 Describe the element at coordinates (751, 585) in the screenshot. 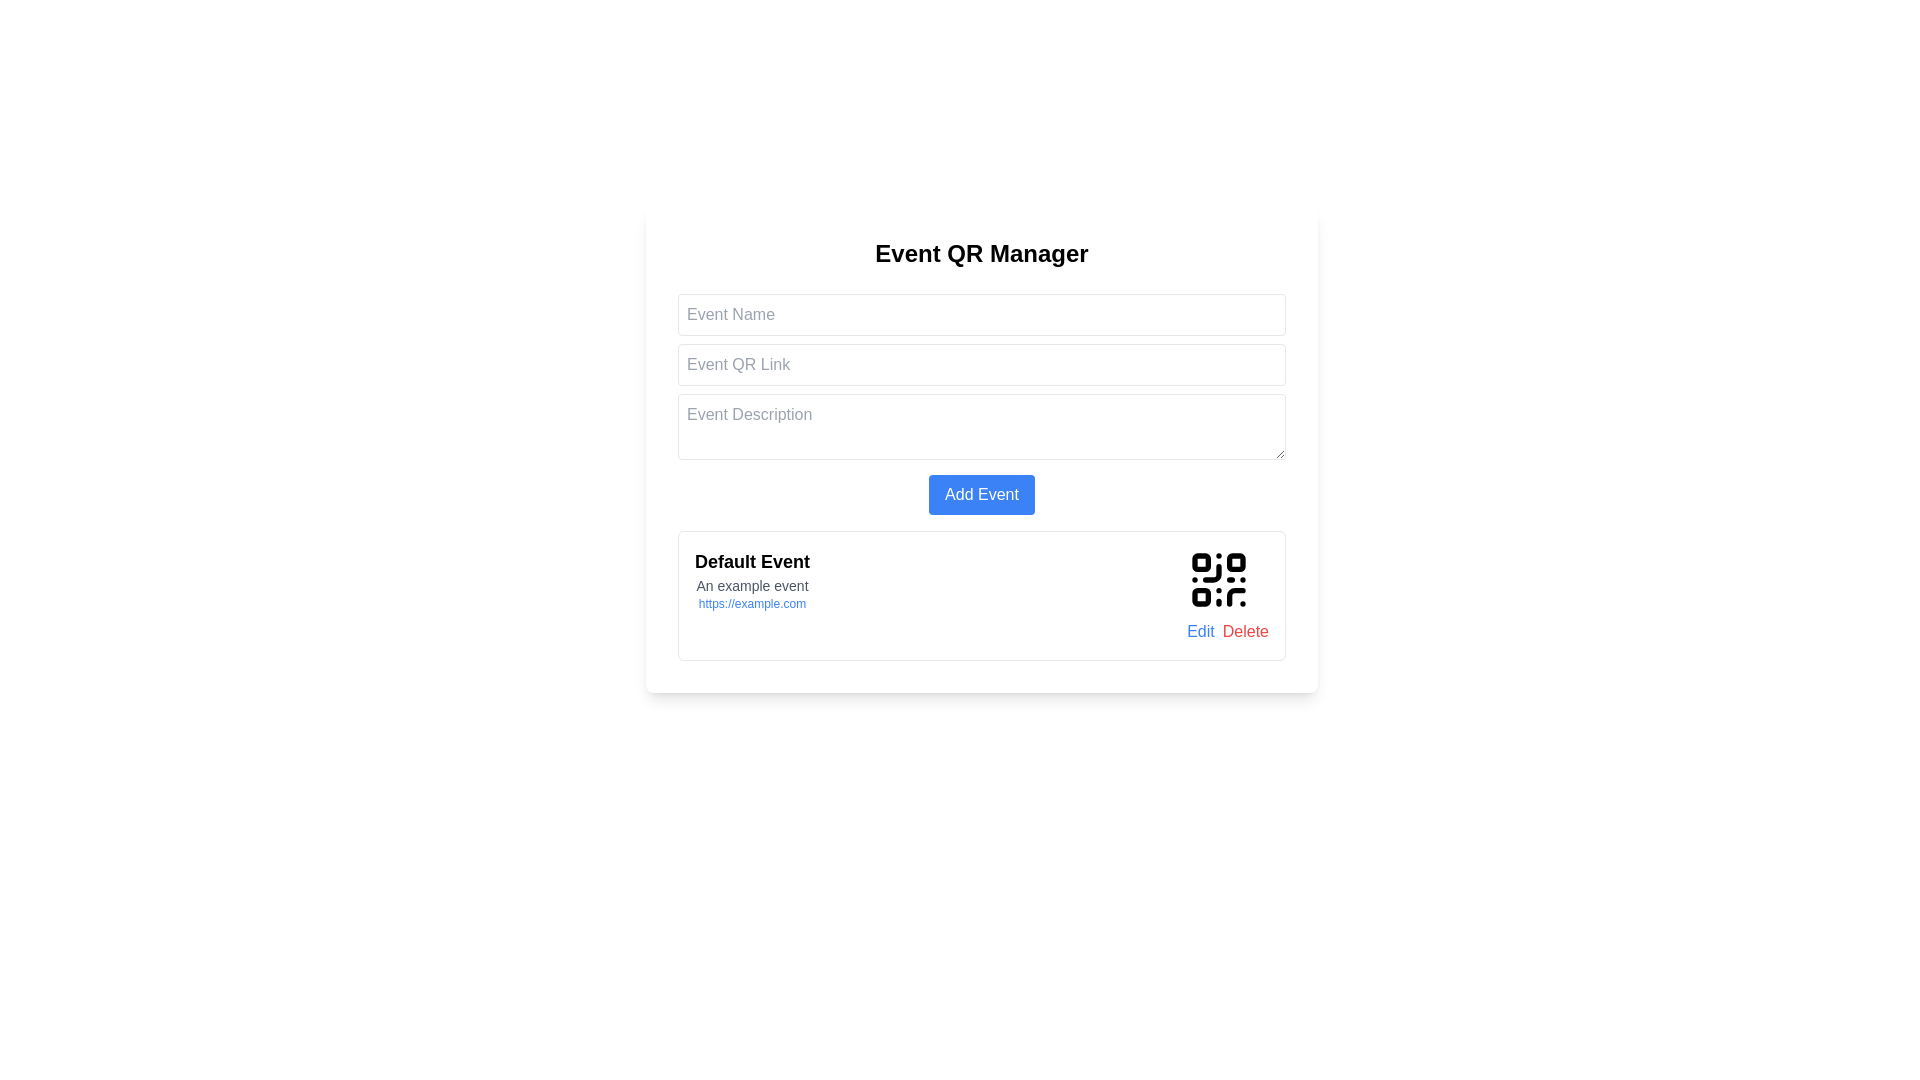

I see `the label element providing additional descriptive detail related to the 'Default Event' text in the event card section` at that location.